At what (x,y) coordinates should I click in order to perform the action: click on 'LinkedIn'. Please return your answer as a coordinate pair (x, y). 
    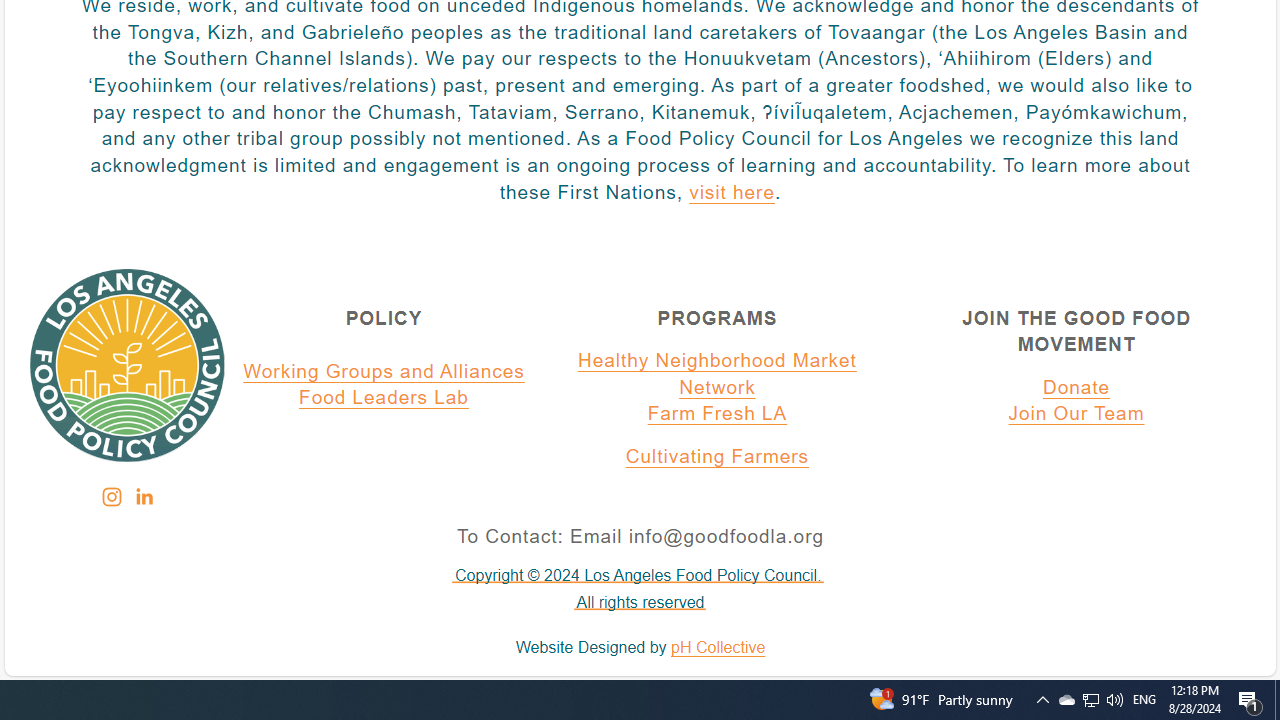
    Looking at the image, I should click on (142, 496).